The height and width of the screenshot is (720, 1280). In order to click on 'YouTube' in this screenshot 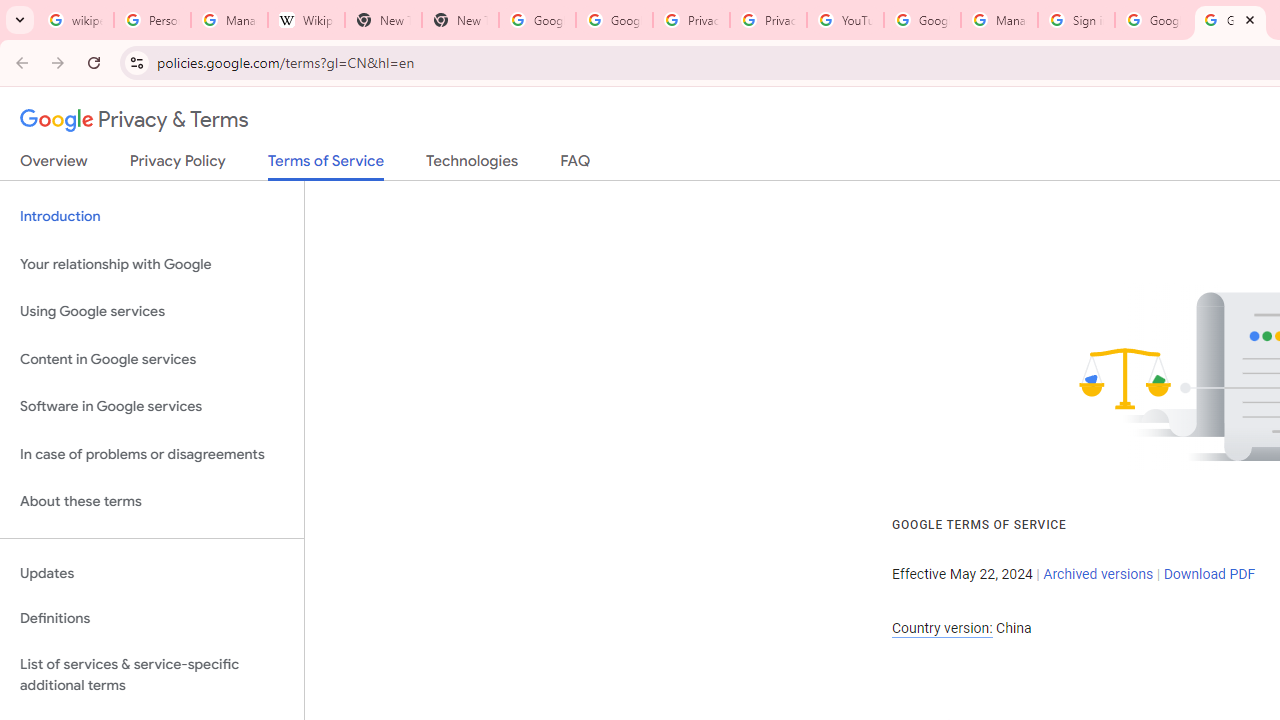, I will do `click(845, 20)`.